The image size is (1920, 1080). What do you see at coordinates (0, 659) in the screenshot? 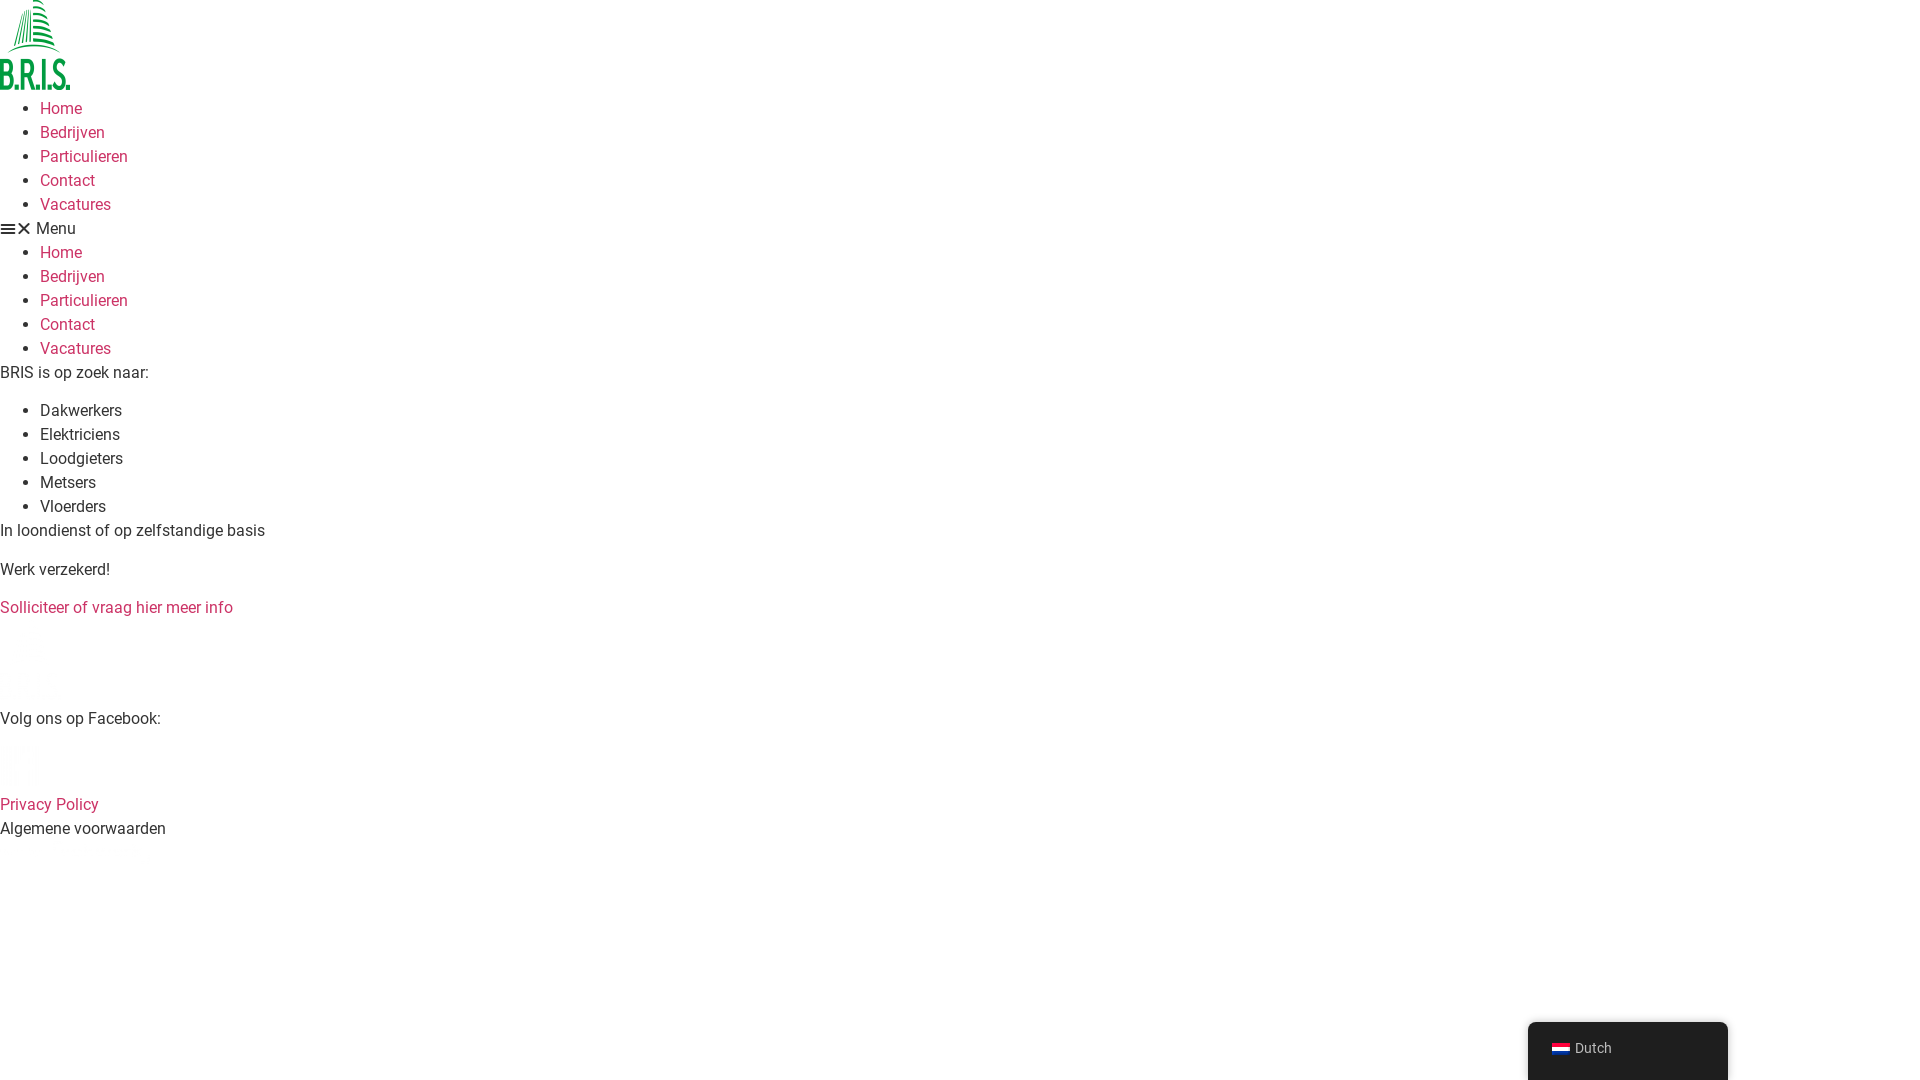
I see `'bris-logo-wit'` at bounding box center [0, 659].